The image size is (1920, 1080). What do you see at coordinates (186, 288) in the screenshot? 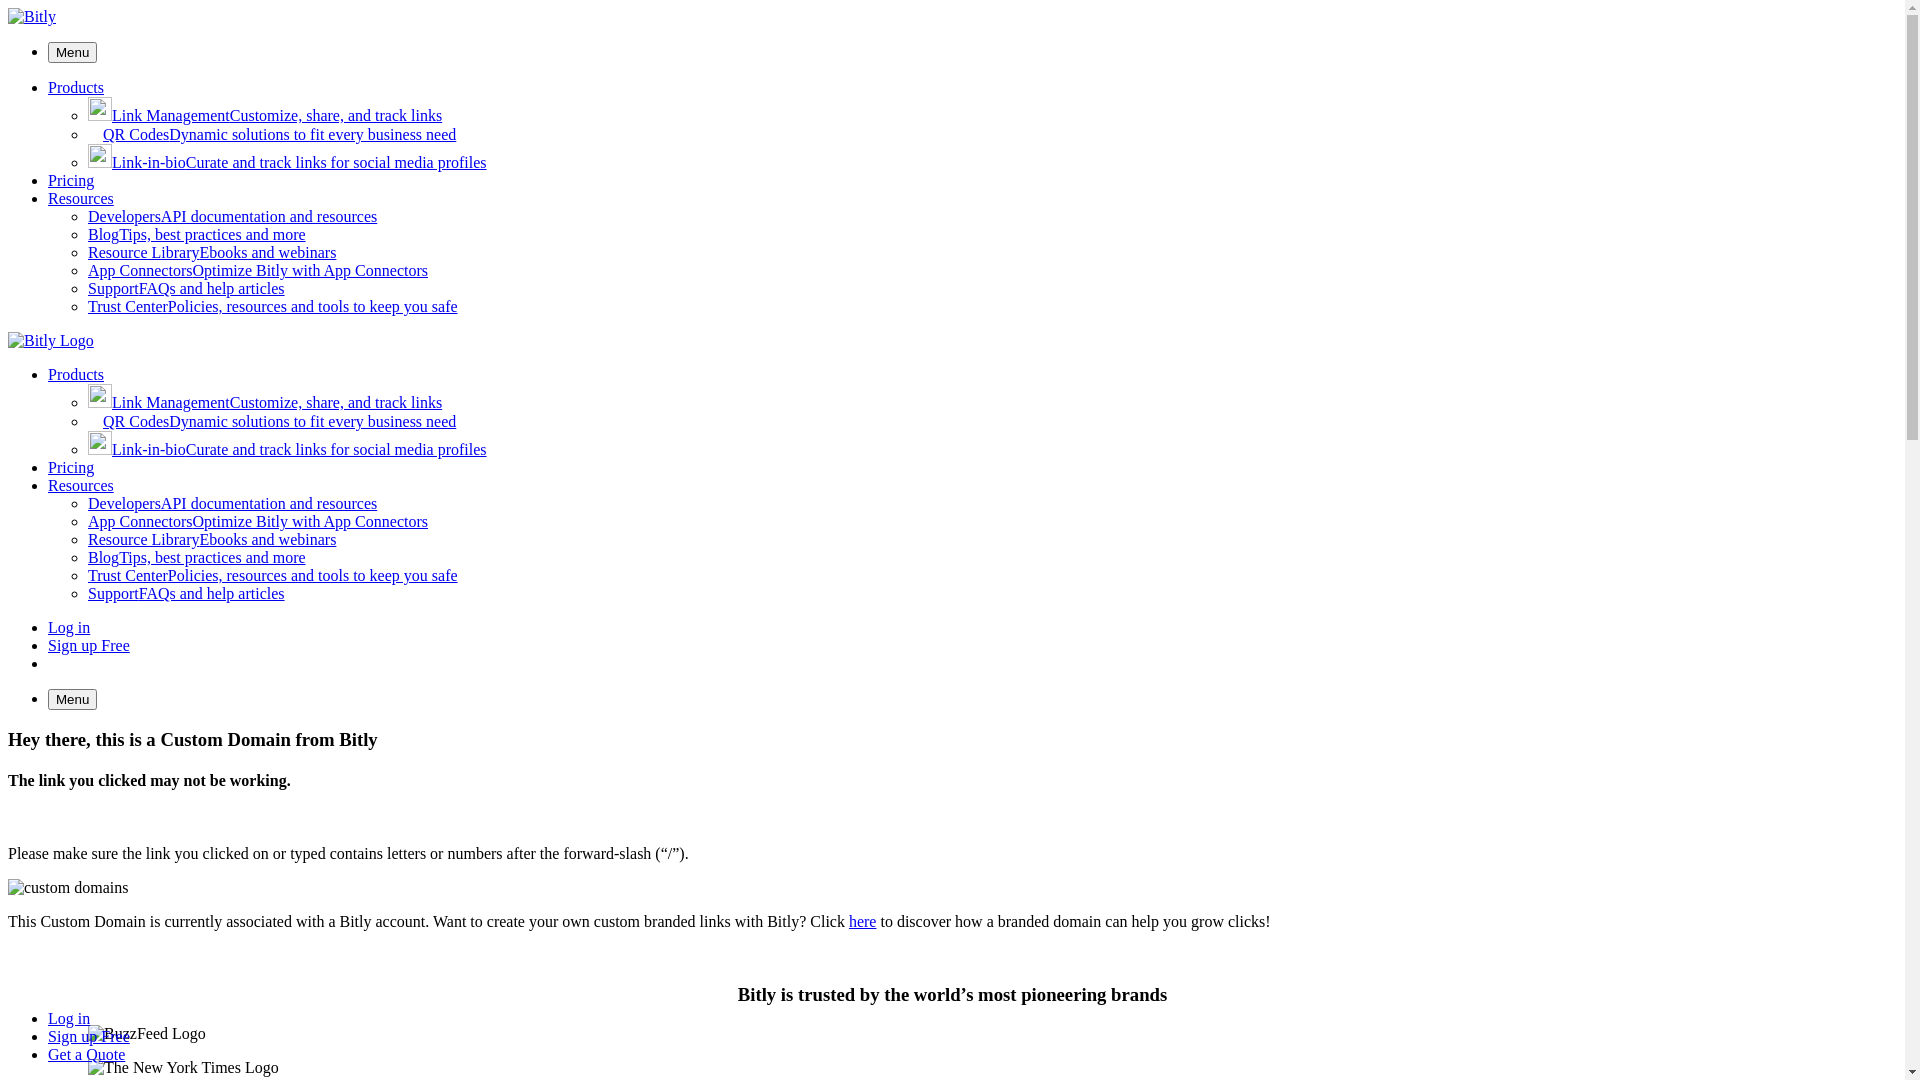
I see `'SupportFAQs and help articles'` at bounding box center [186, 288].